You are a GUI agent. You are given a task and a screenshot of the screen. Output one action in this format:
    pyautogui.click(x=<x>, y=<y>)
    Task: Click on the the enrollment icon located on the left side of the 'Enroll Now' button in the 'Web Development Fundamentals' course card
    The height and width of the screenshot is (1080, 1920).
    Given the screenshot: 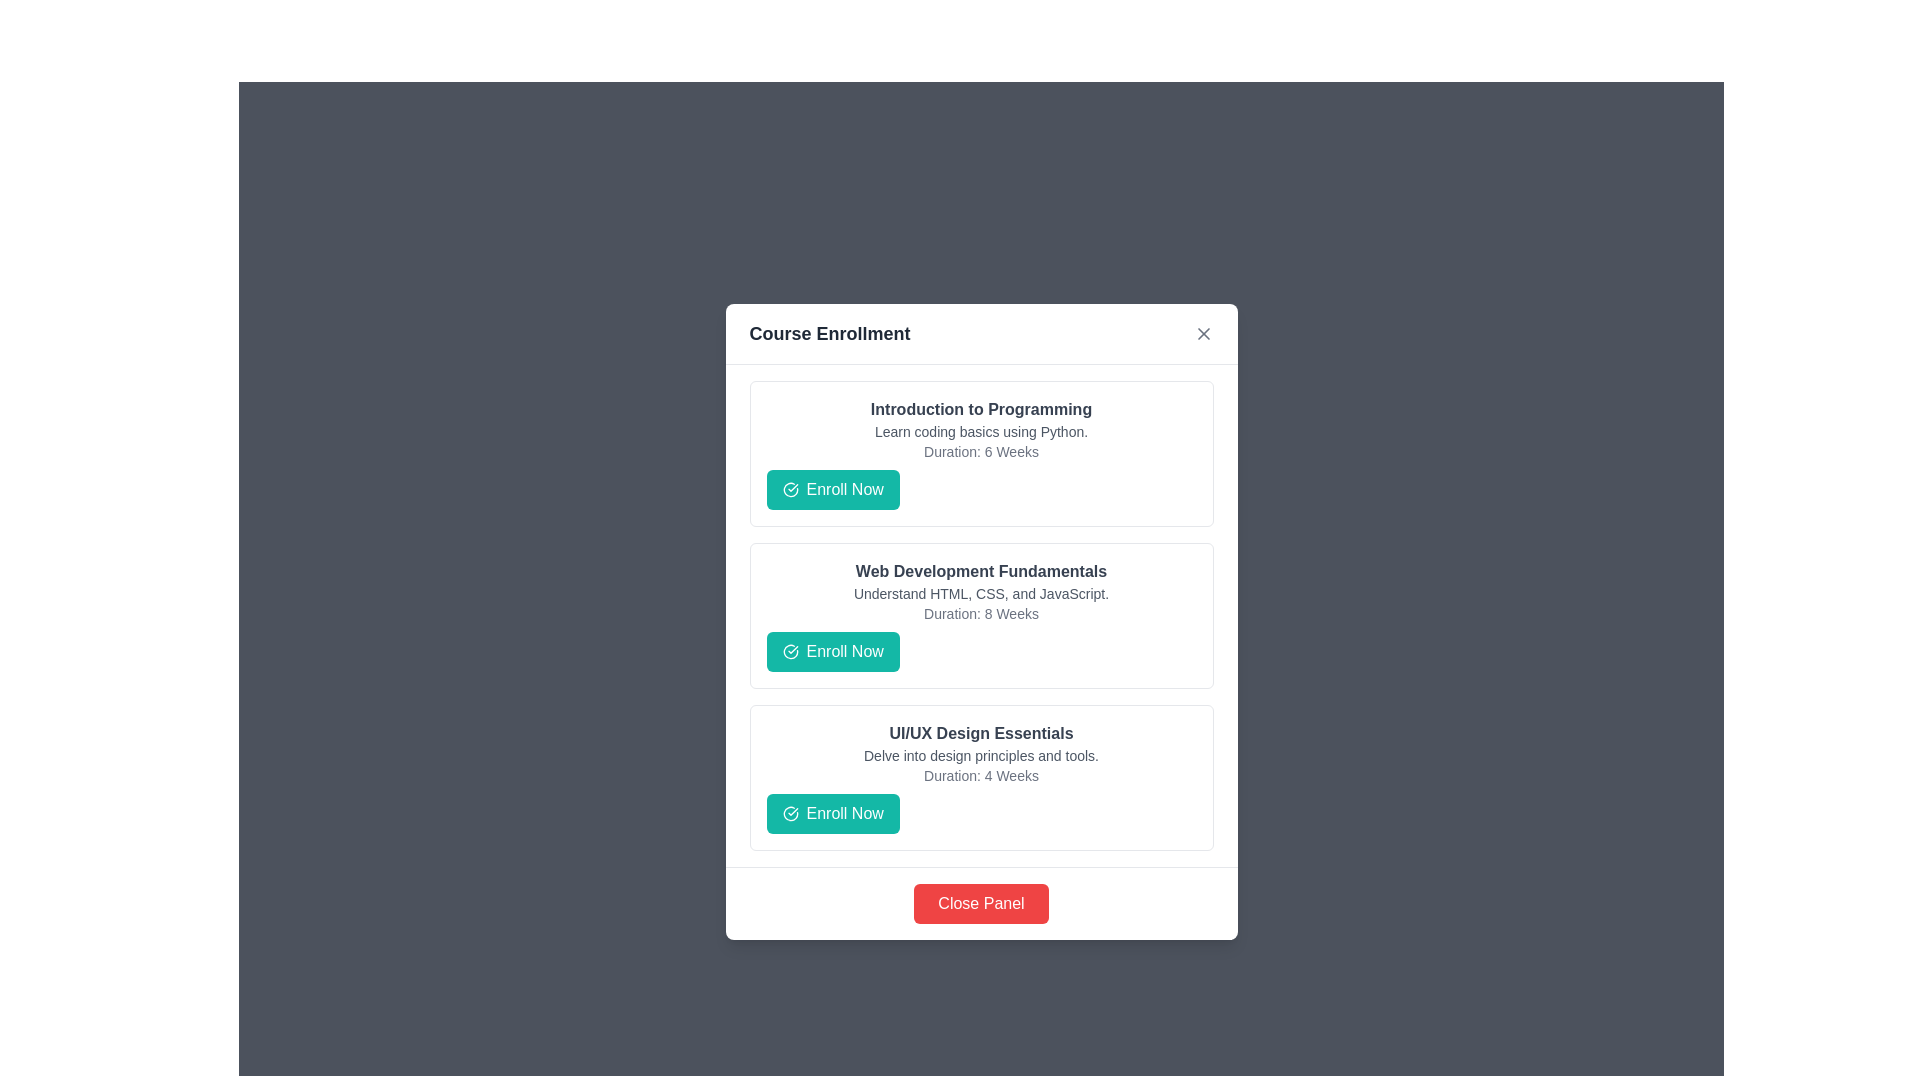 What is the action you would take?
    pyautogui.click(x=789, y=651)
    